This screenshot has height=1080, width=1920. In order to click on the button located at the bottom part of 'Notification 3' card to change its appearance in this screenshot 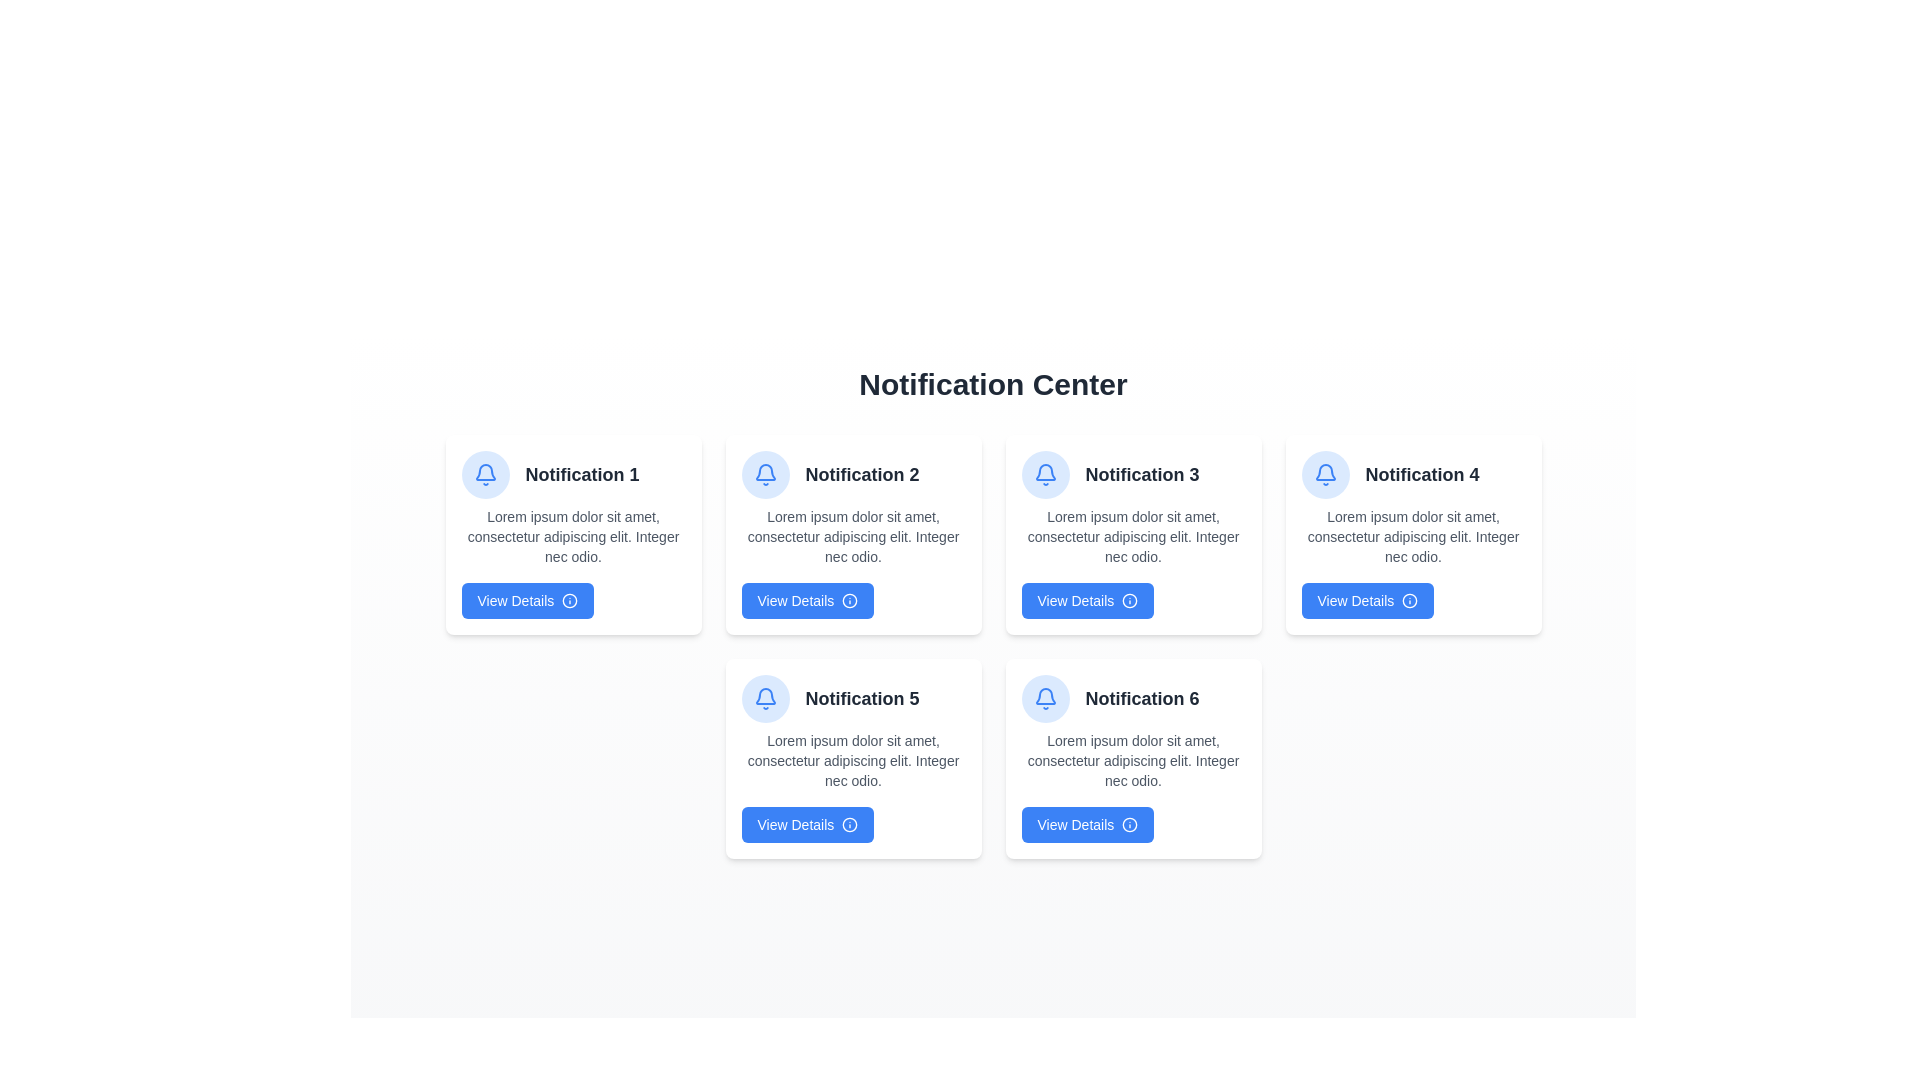, I will do `click(1086, 600)`.